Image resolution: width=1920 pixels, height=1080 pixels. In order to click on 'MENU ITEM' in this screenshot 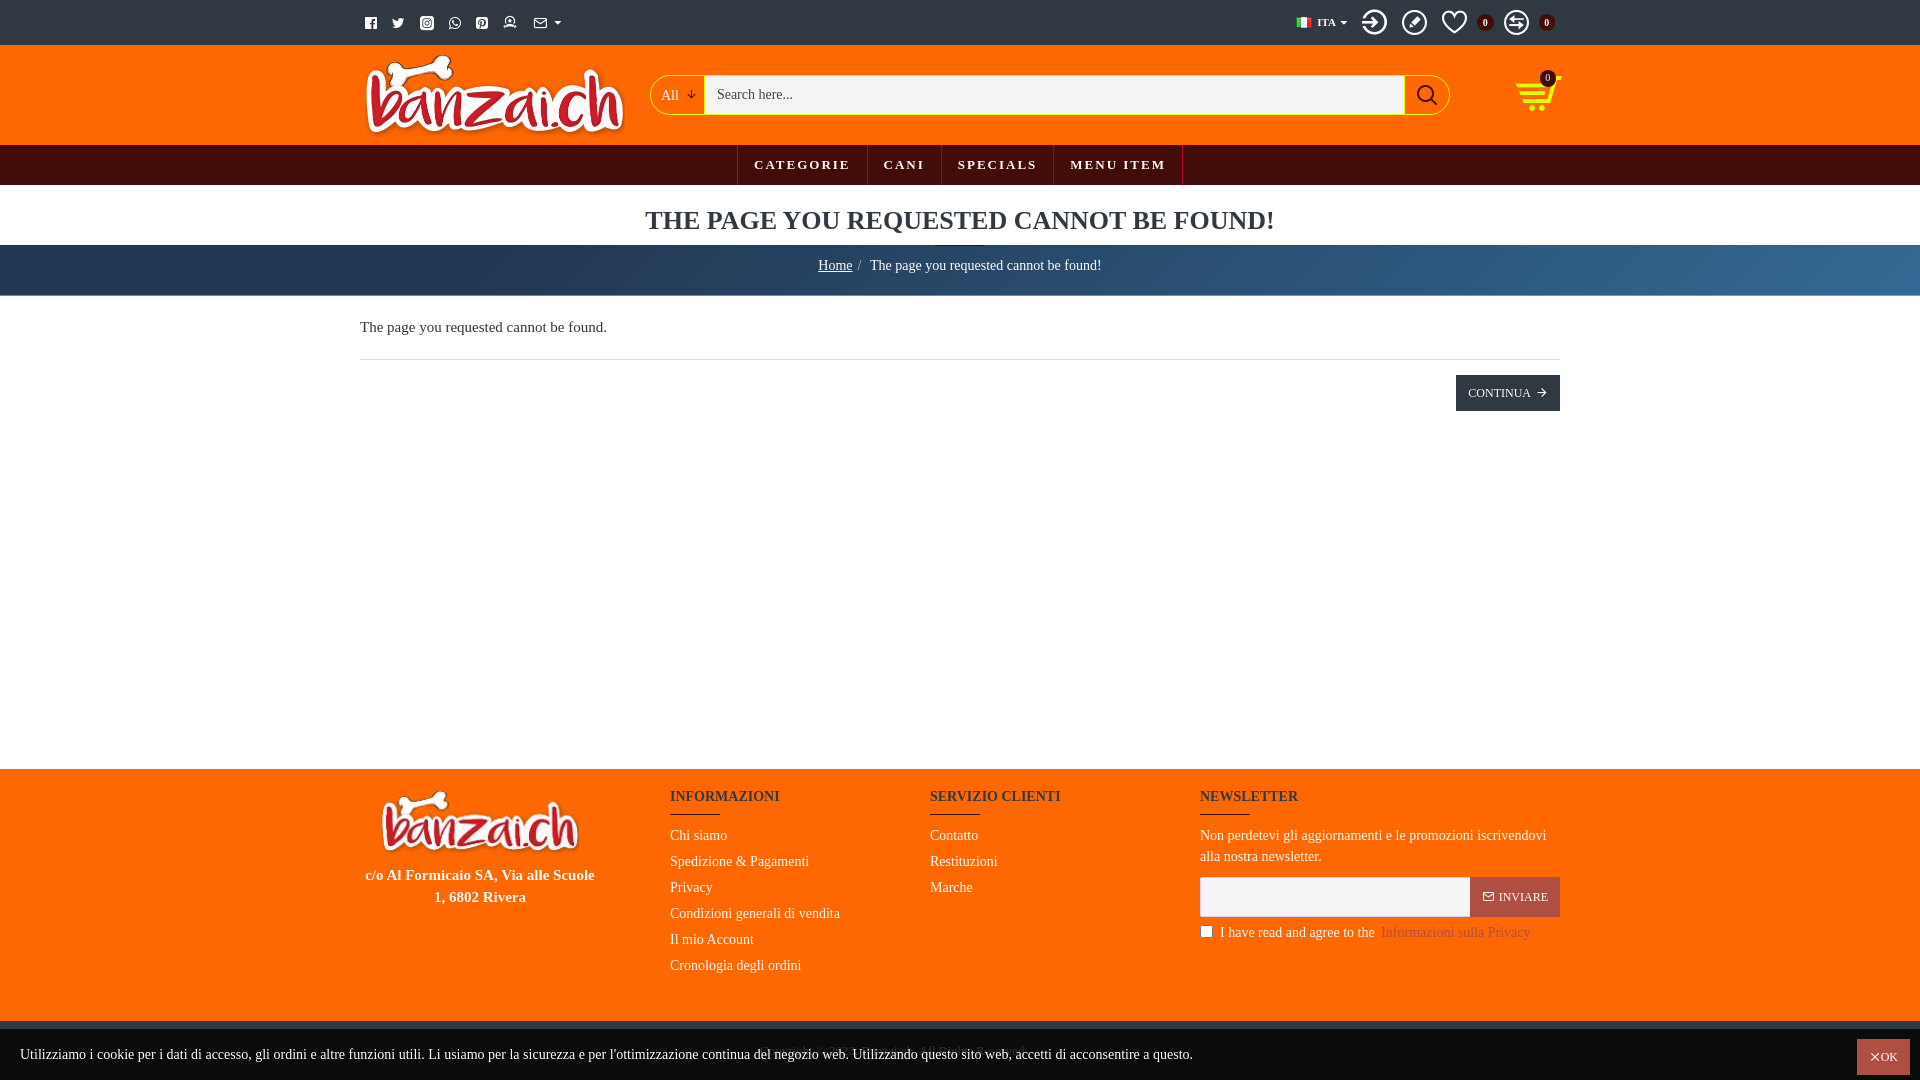, I will do `click(1116, 164)`.